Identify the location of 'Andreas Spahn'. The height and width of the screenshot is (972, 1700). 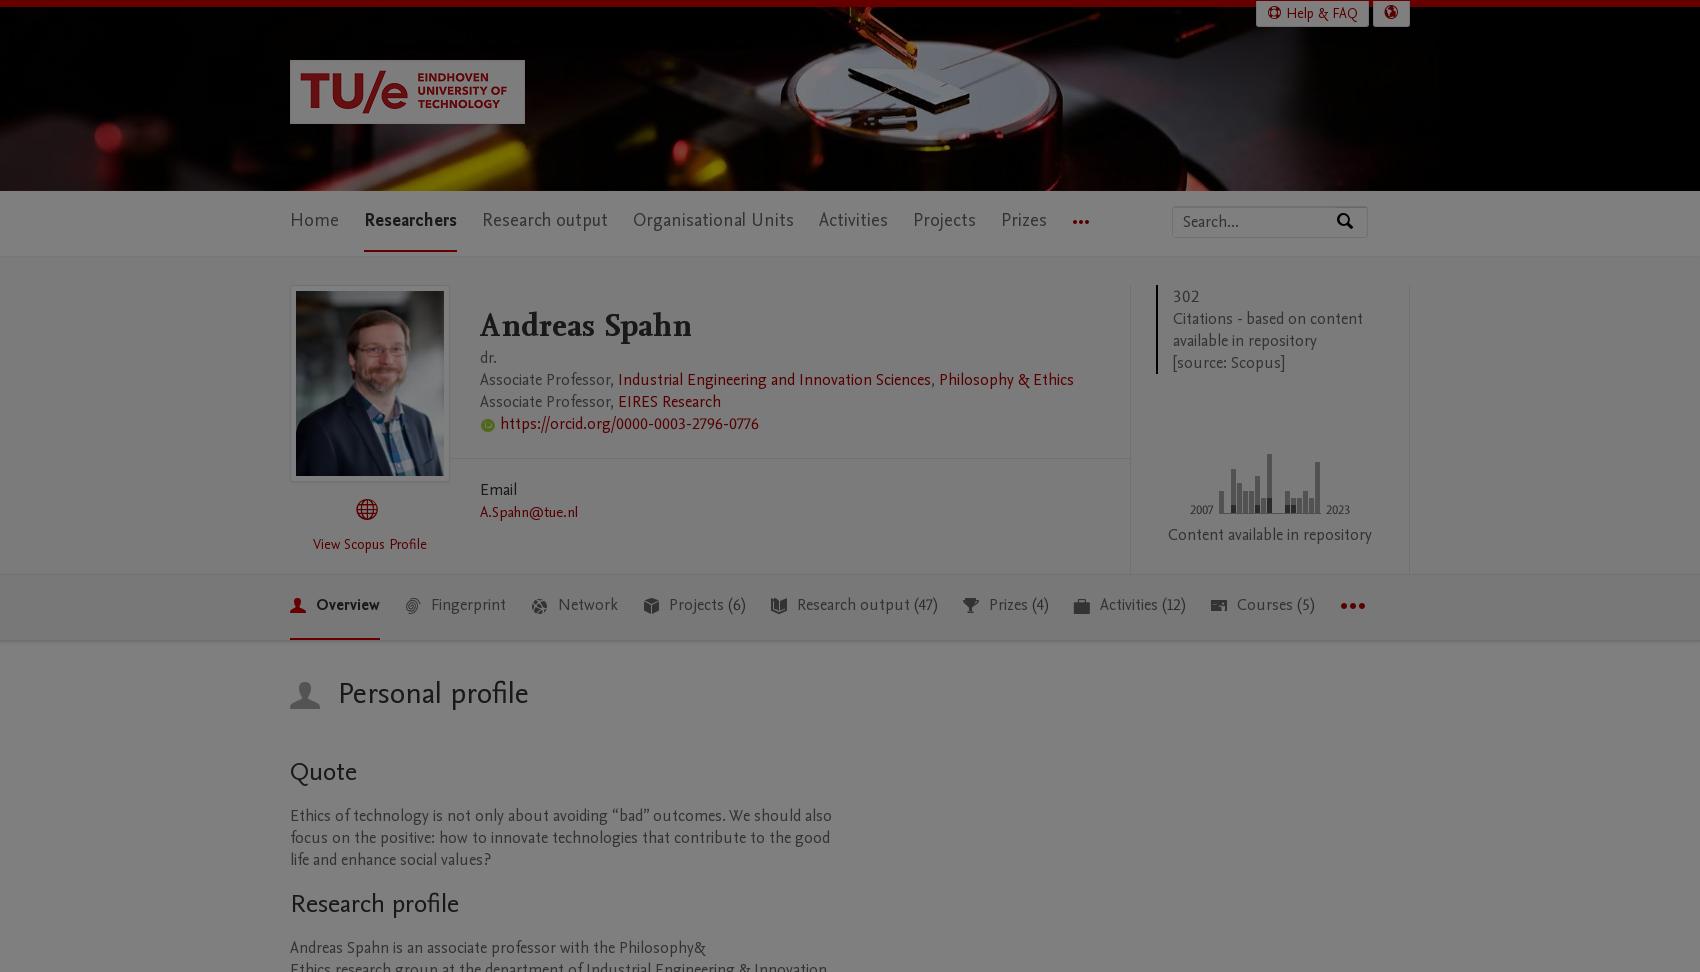
(584, 324).